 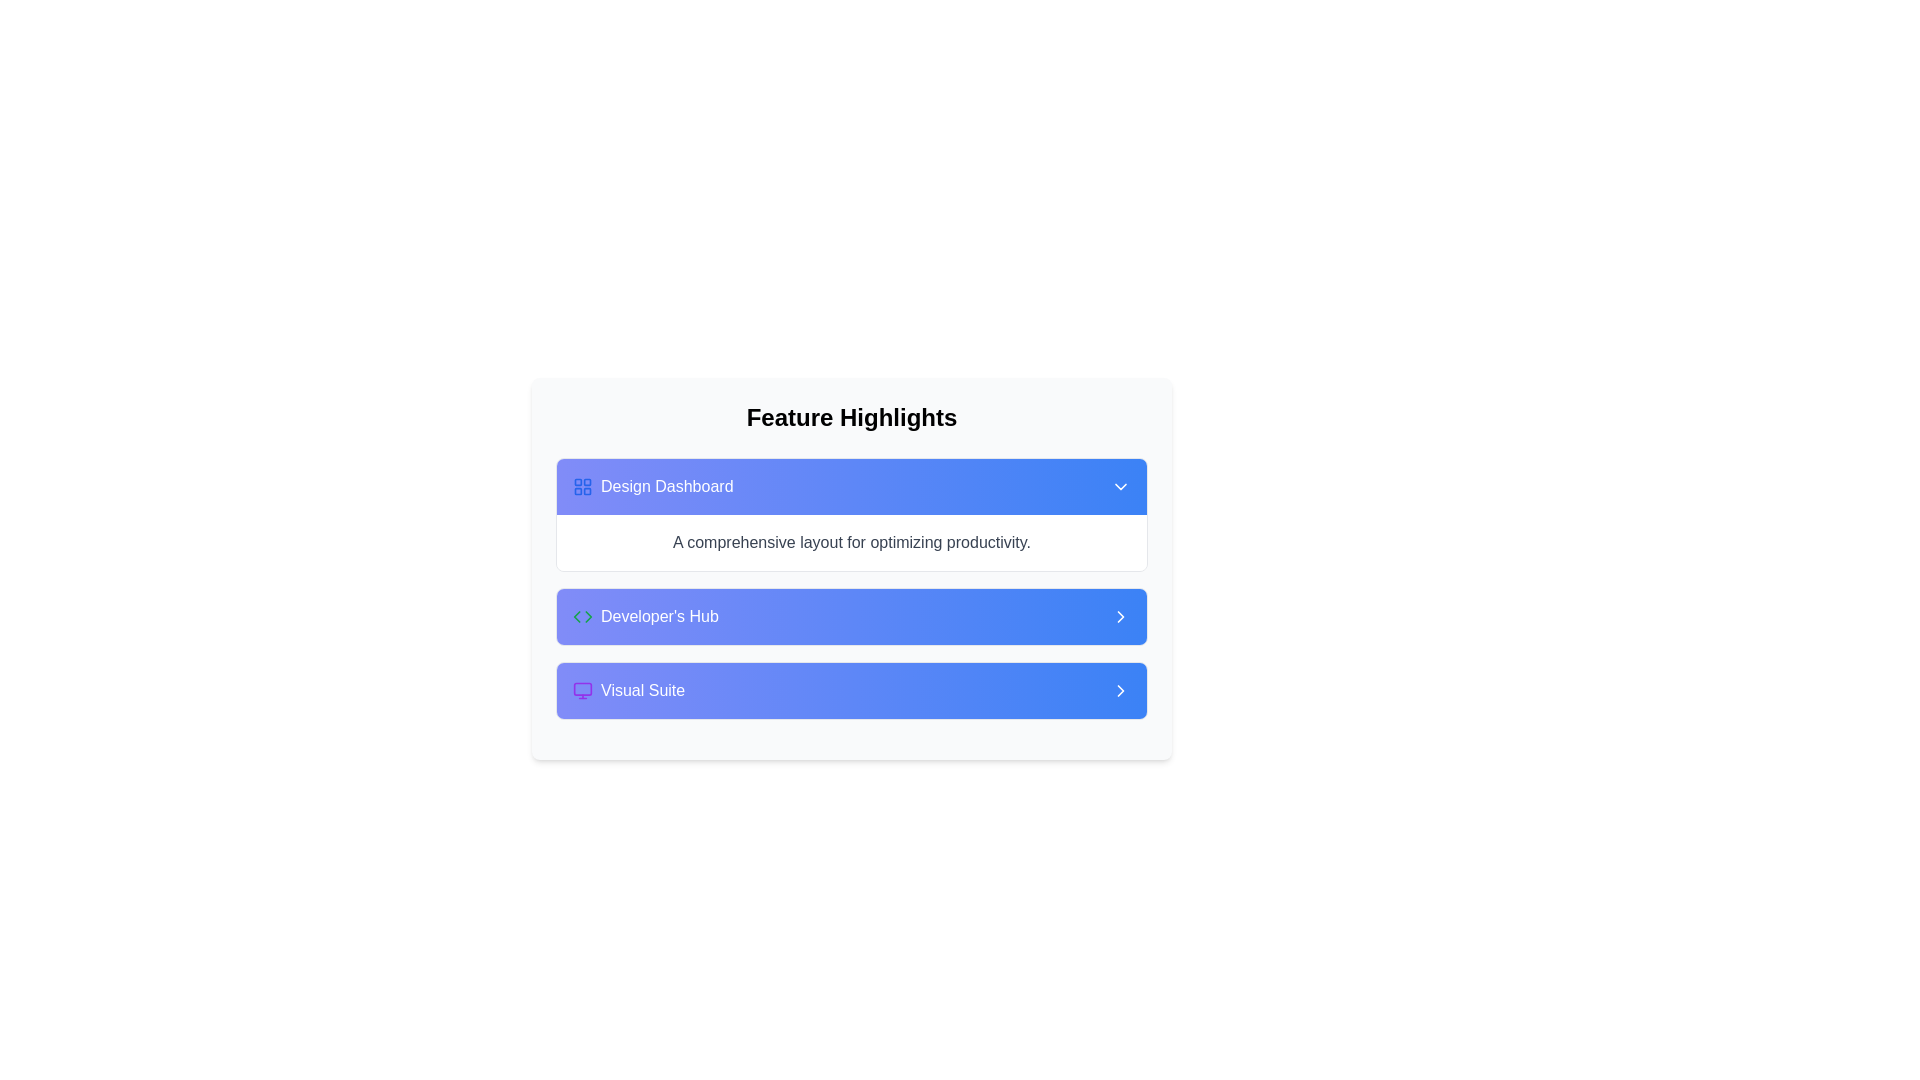 I want to click on the selectable button for 'Visual Suite', which is the third button below 'Design Dashboard' and 'Developer's Hub', so click(x=851, y=689).